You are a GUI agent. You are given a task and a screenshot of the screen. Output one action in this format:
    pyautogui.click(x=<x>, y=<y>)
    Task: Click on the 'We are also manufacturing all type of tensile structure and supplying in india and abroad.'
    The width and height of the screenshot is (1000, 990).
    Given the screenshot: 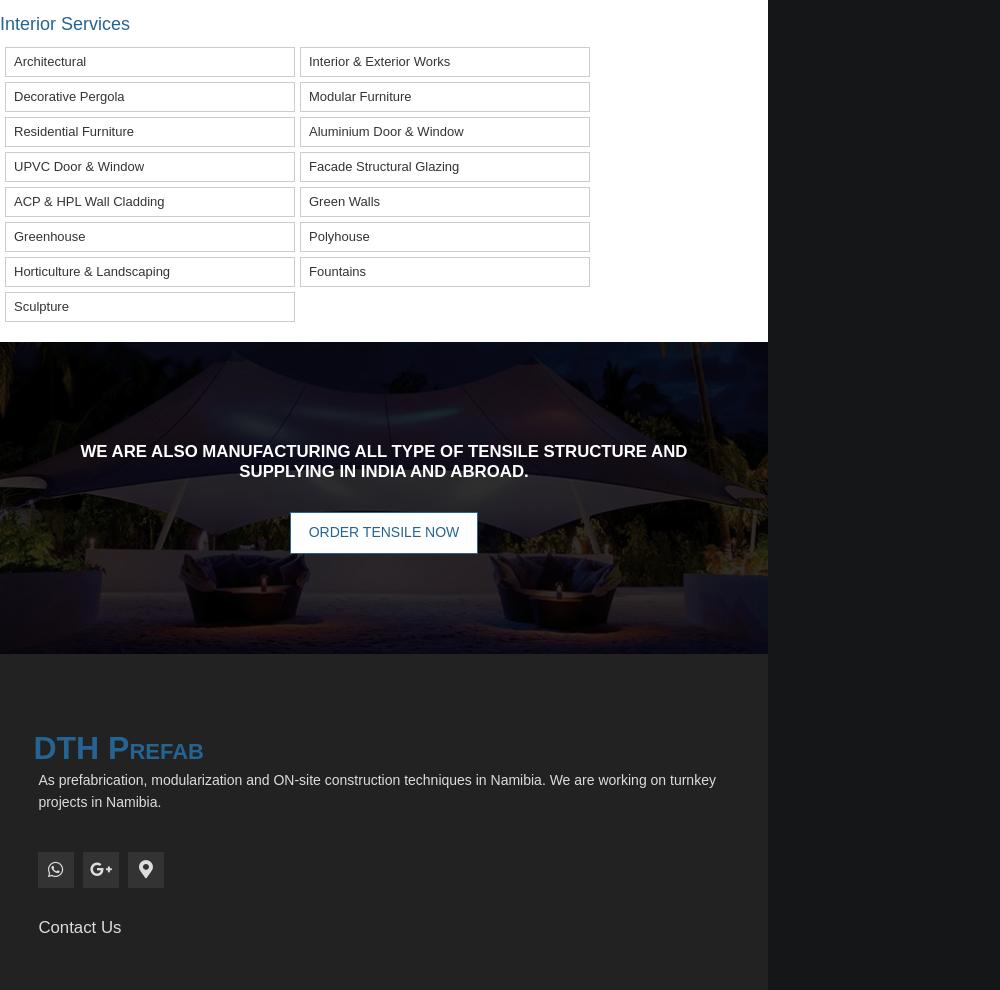 What is the action you would take?
    pyautogui.click(x=383, y=460)
    